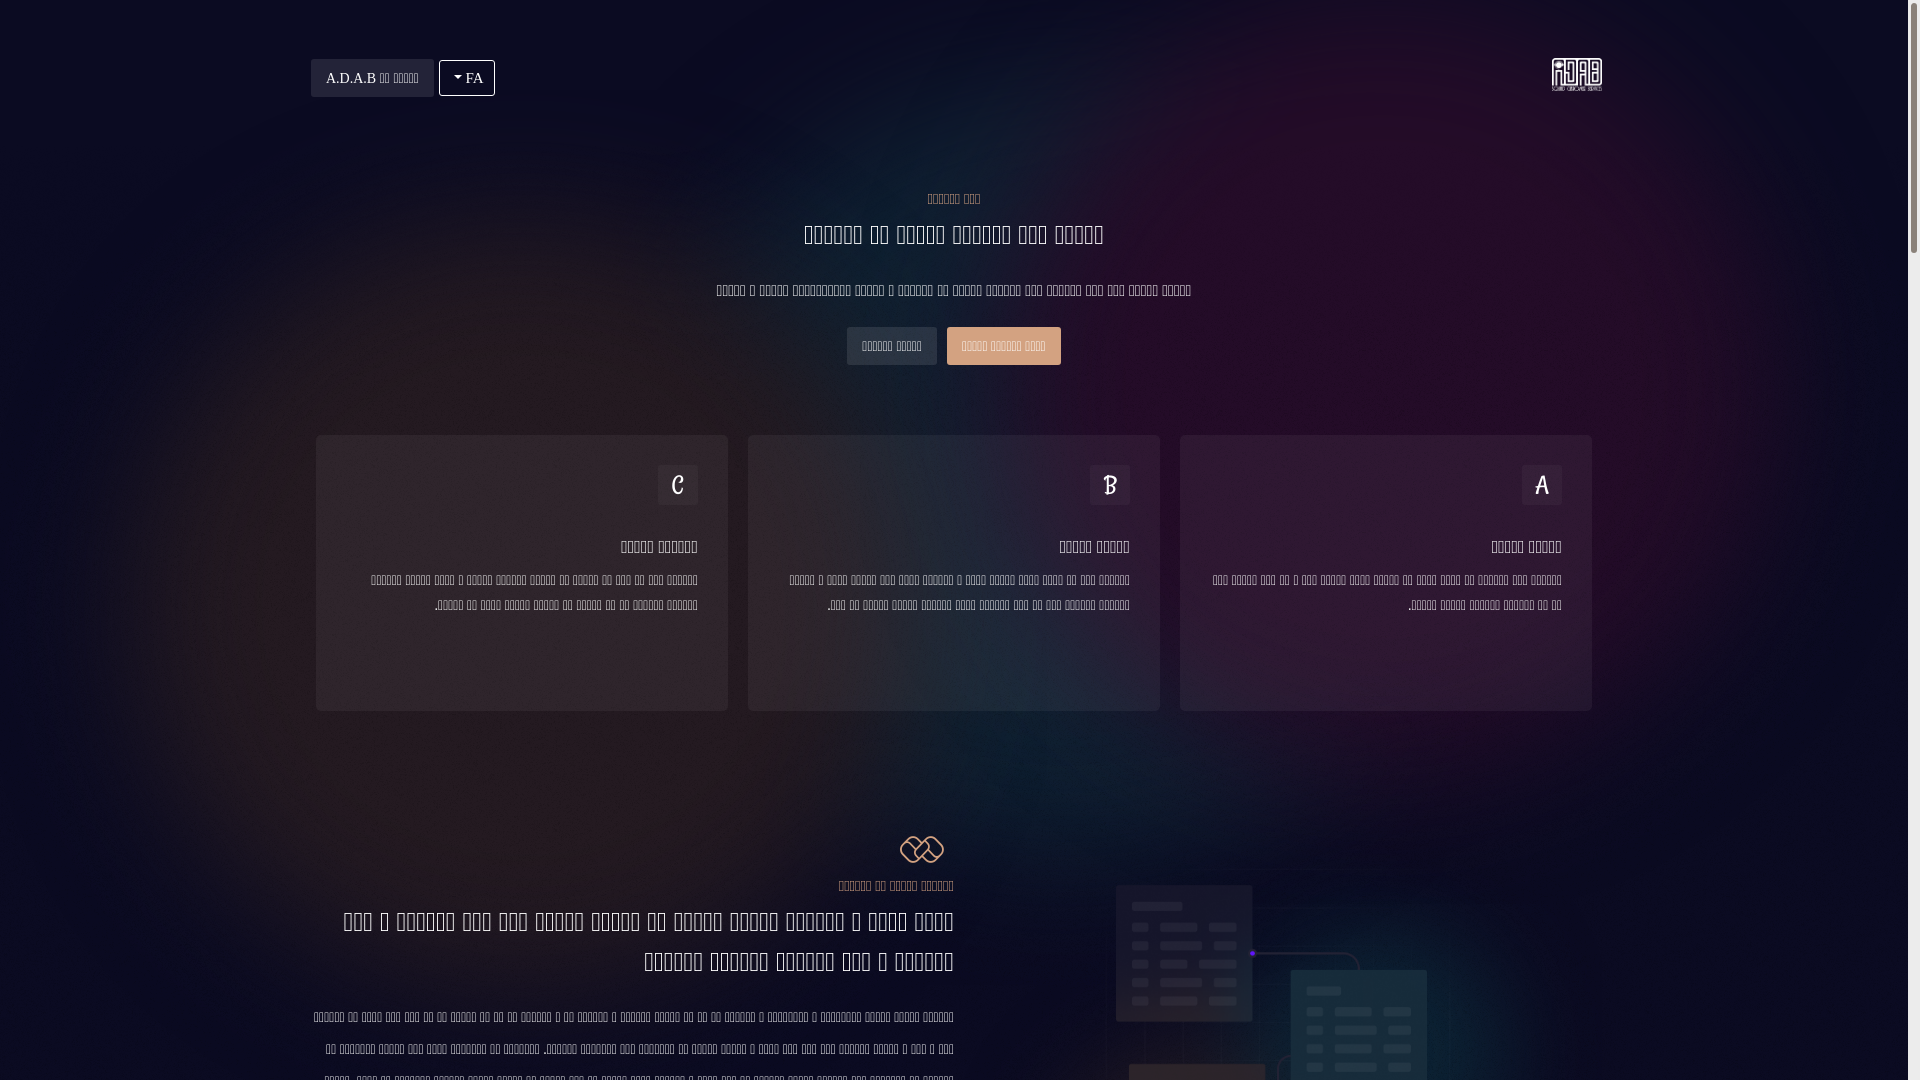 The width and height of the screenshot is (1920, 1080). Describe the element at coordinates (437, 76) in the screenshot. I see `'FA'` at that location.